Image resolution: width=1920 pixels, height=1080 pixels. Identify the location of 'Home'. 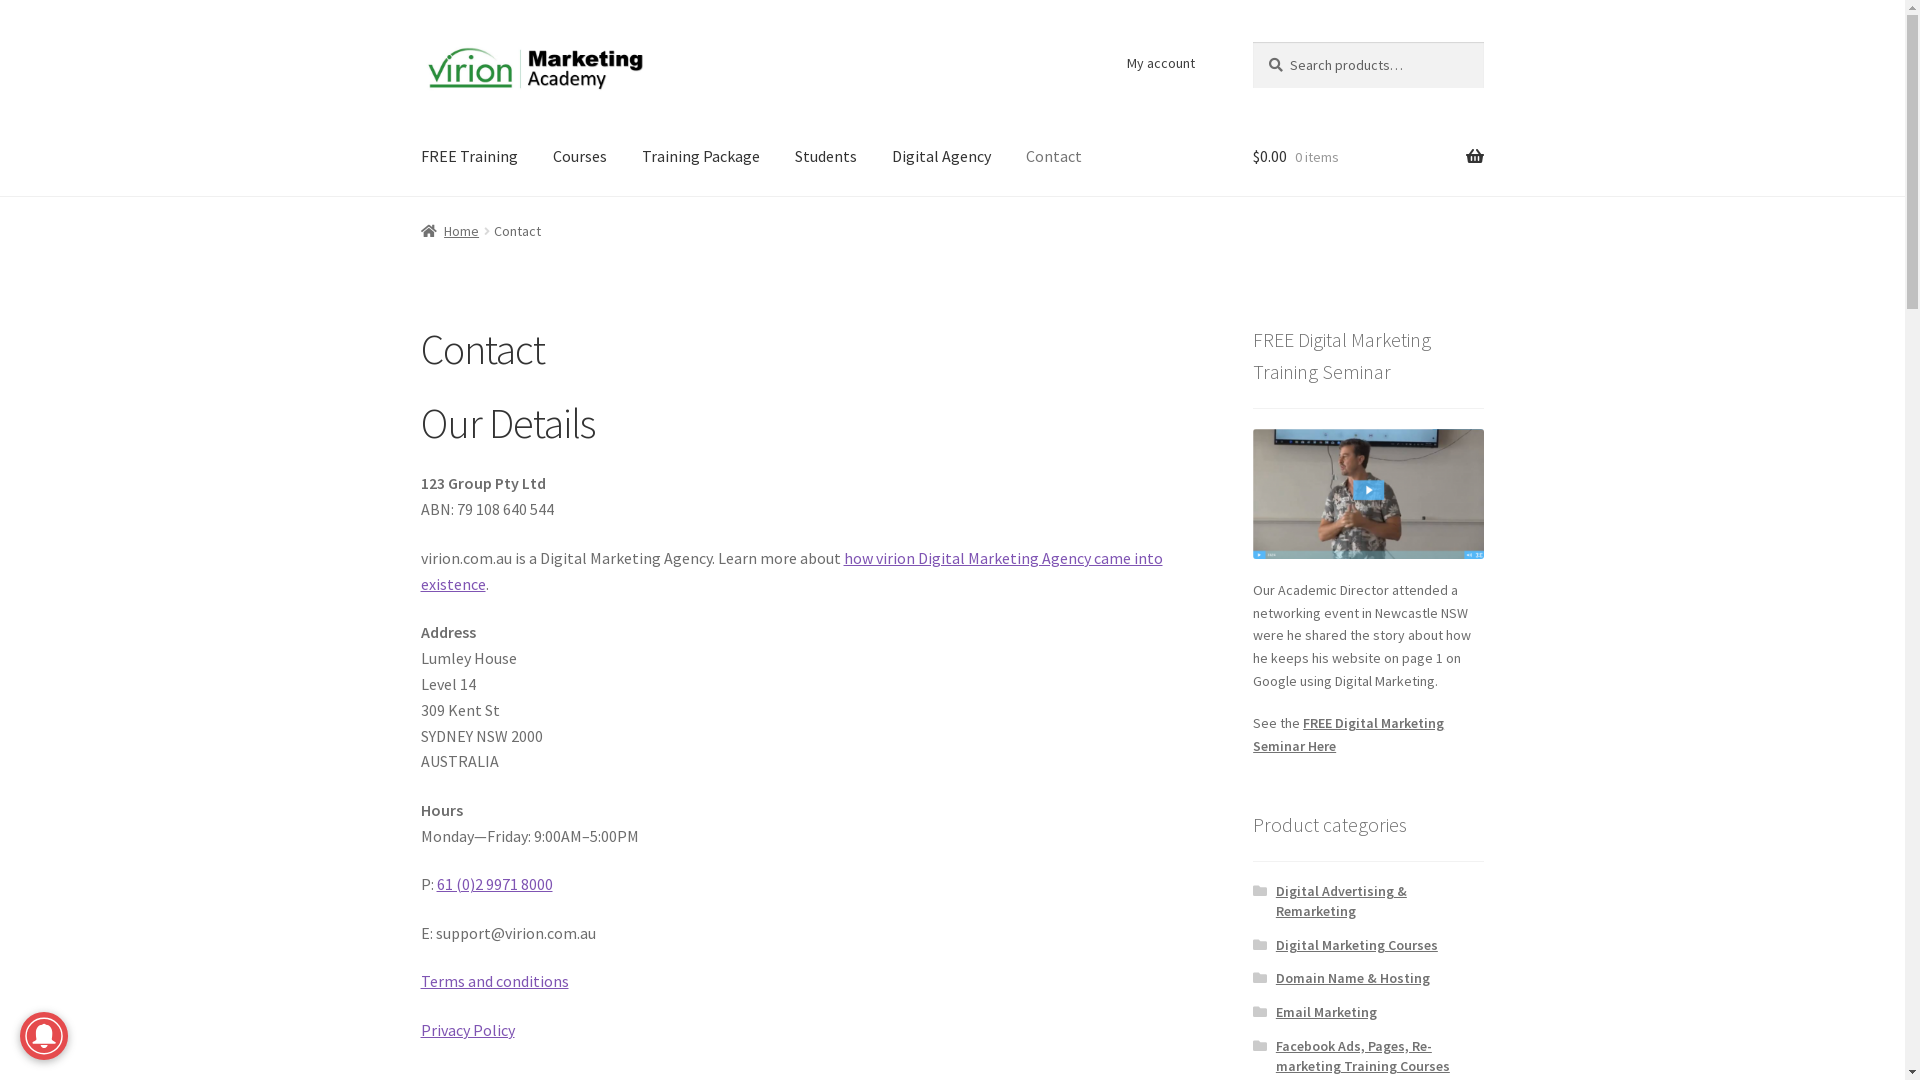
(449, 230).